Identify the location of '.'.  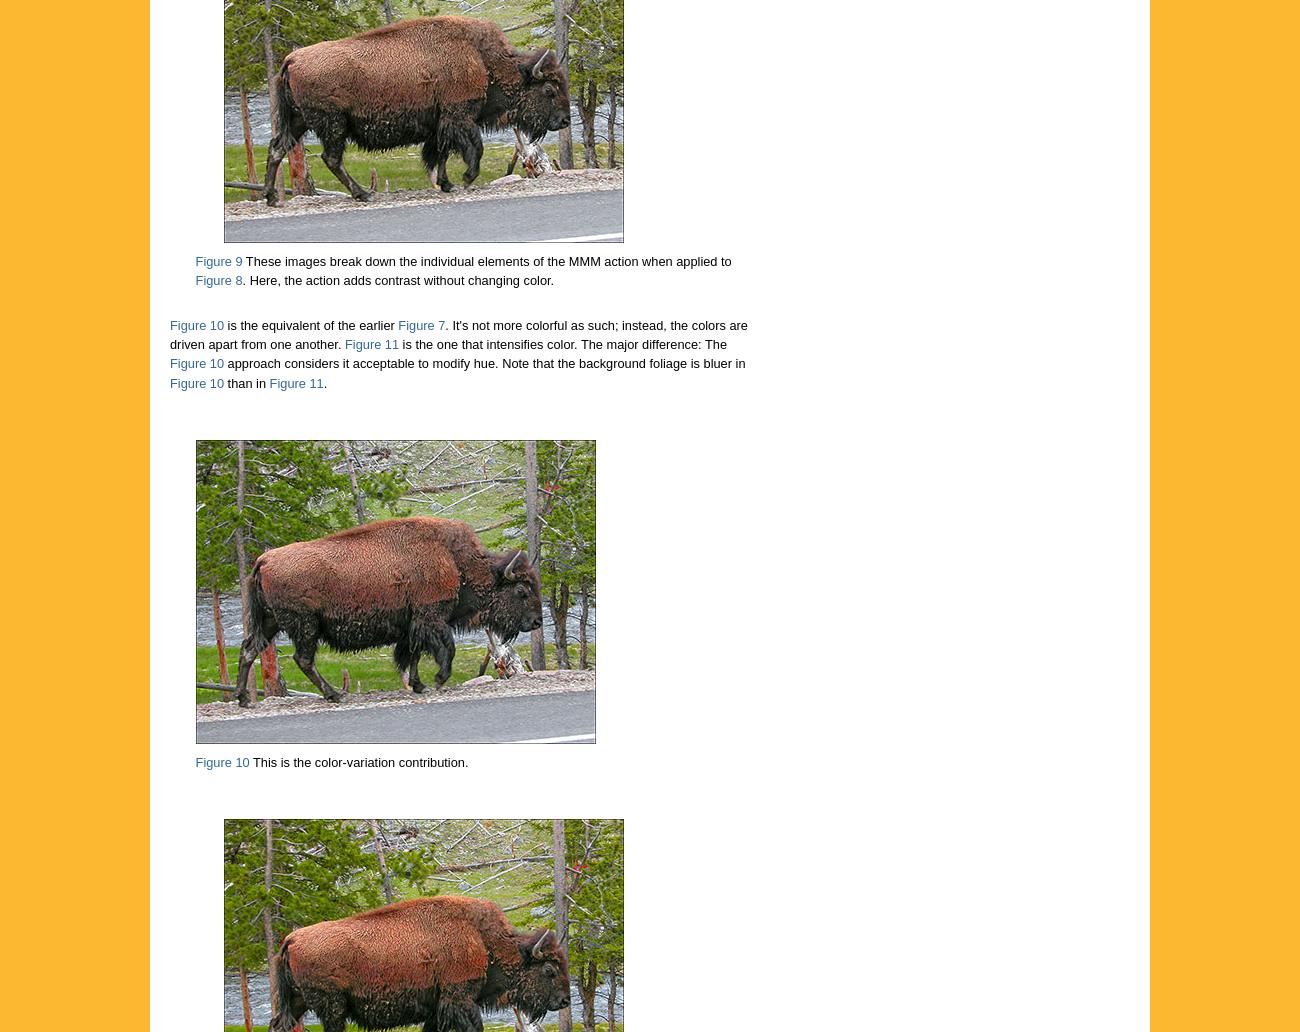
(325, 382).